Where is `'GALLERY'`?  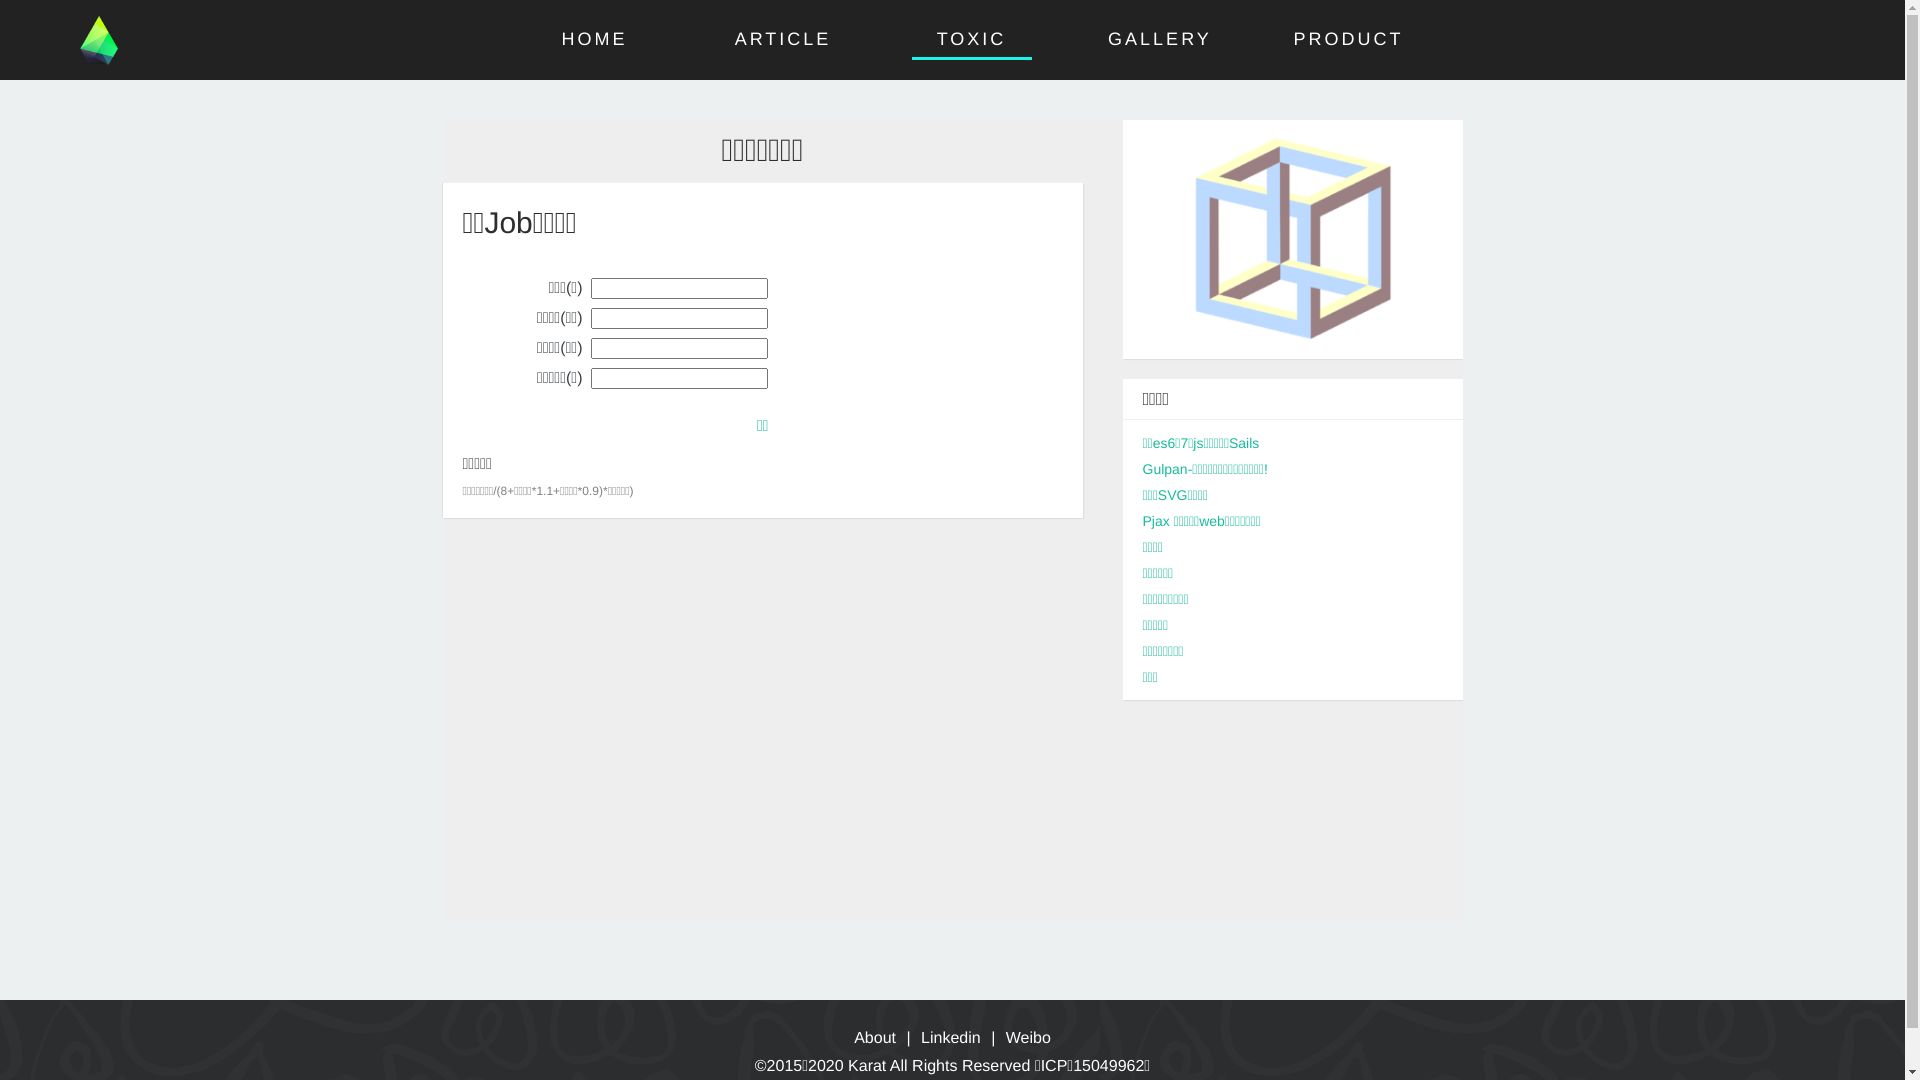 'GALLERY' is located at coordinates (1160, 38).